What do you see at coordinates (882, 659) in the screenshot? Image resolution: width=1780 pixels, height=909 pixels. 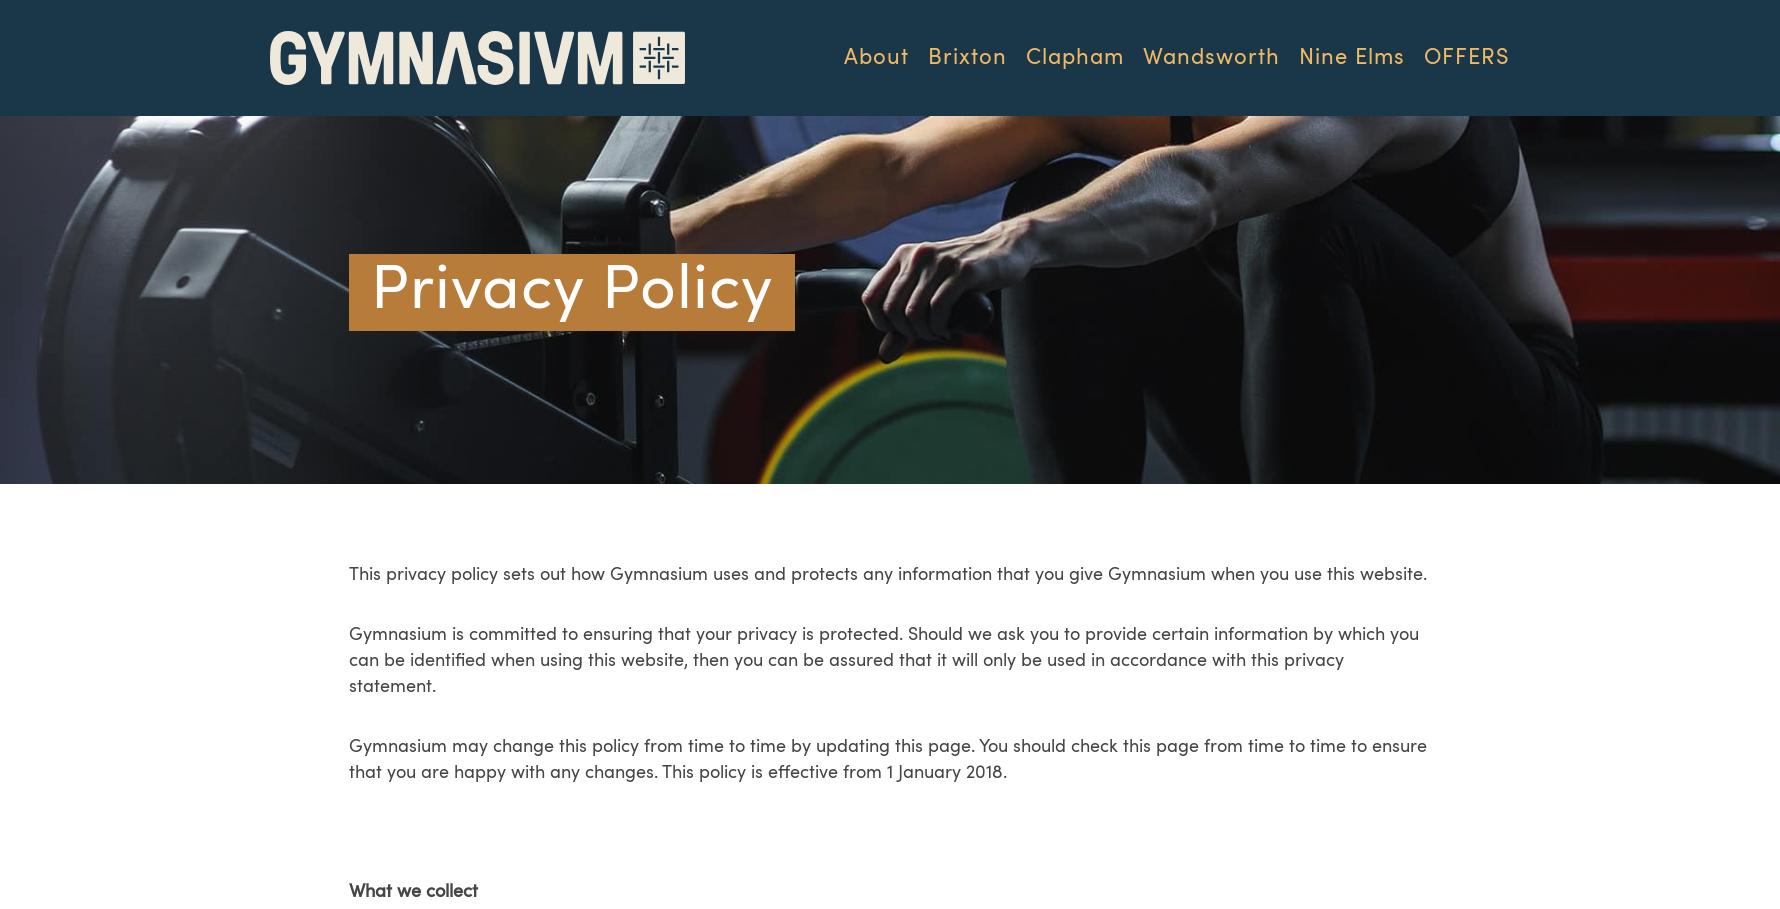 I see `'Gymnasium is committed to ensuring that your privacy is protected. Should we ask you to provide certain information by which you can be identified when using this website, then you can be assured that it will only be used in accordance with this privacy statement.'` at bounding box center [882, 659].